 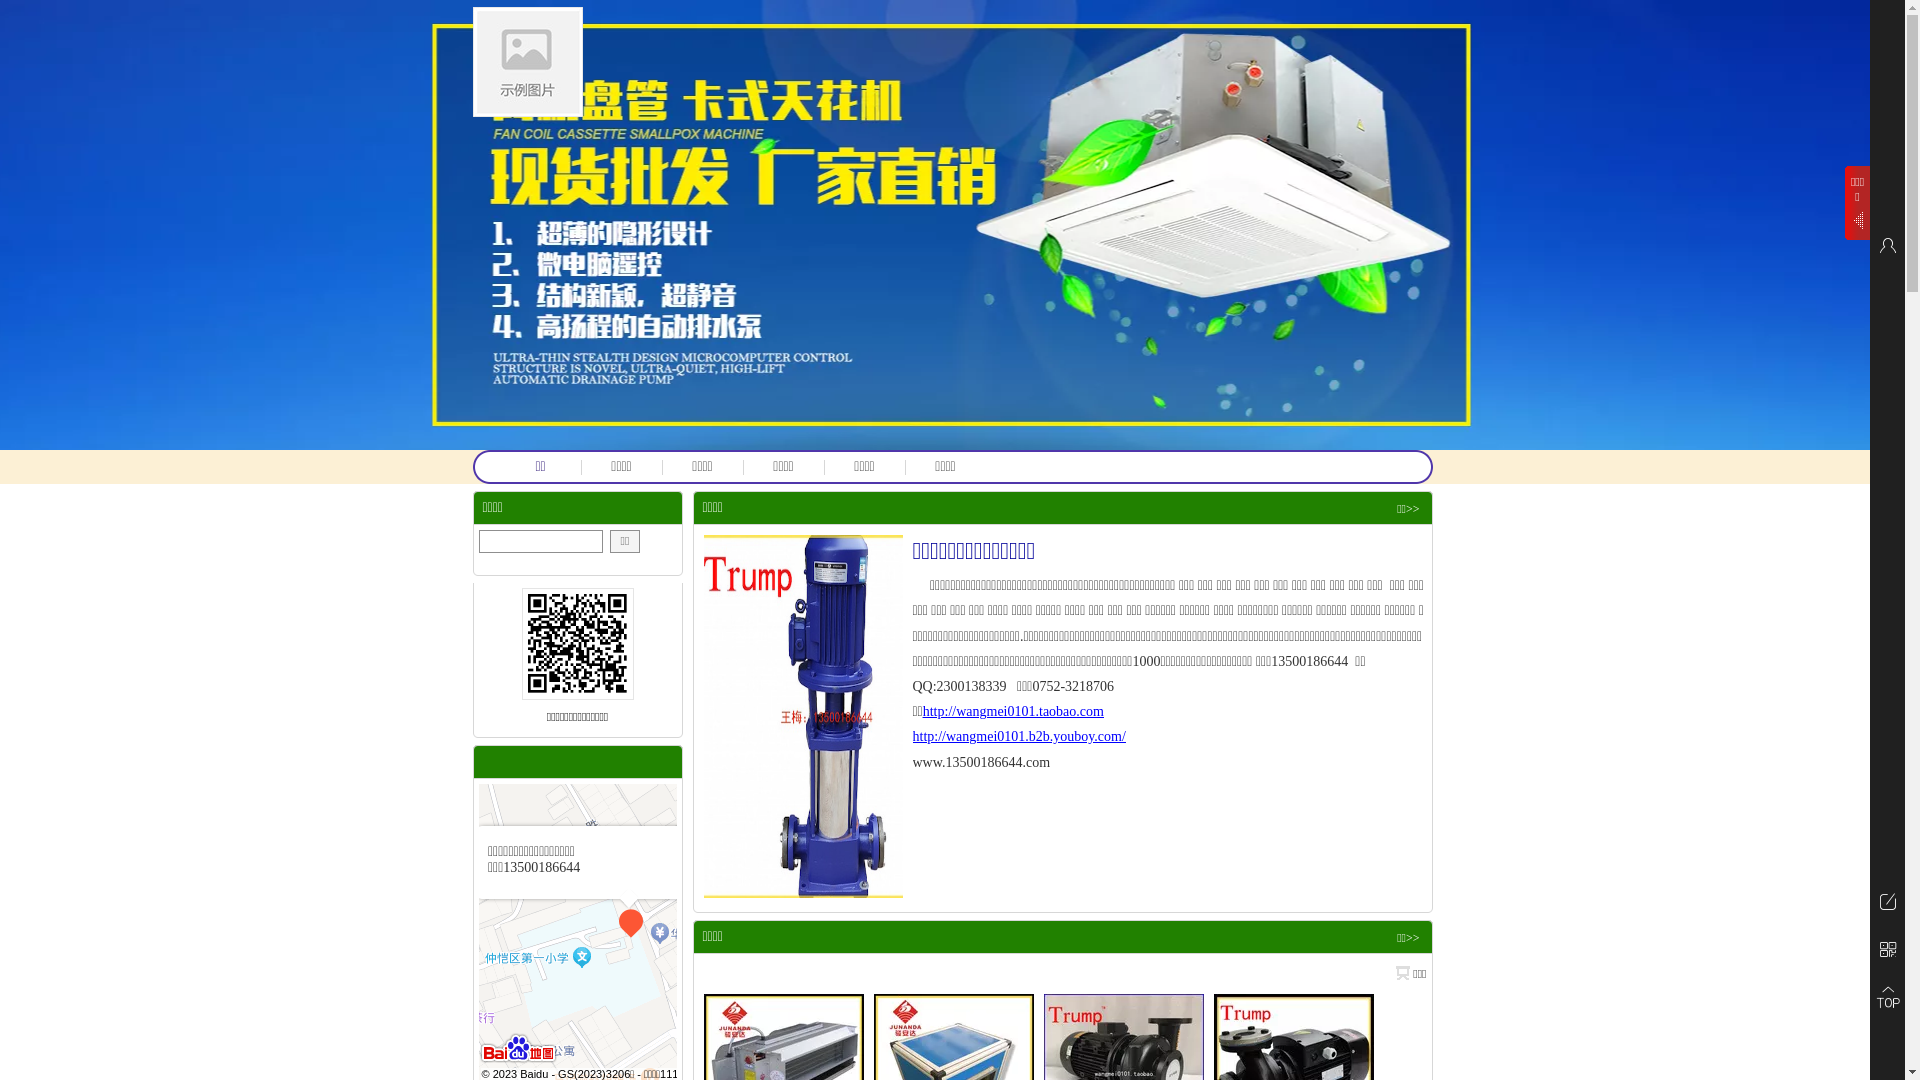 What do you see at coordinates (1018, 736) in the screenshot?
I see `'http://wangmei0101.b2b.youboy.com/'` at bounding box center [1018, 736].